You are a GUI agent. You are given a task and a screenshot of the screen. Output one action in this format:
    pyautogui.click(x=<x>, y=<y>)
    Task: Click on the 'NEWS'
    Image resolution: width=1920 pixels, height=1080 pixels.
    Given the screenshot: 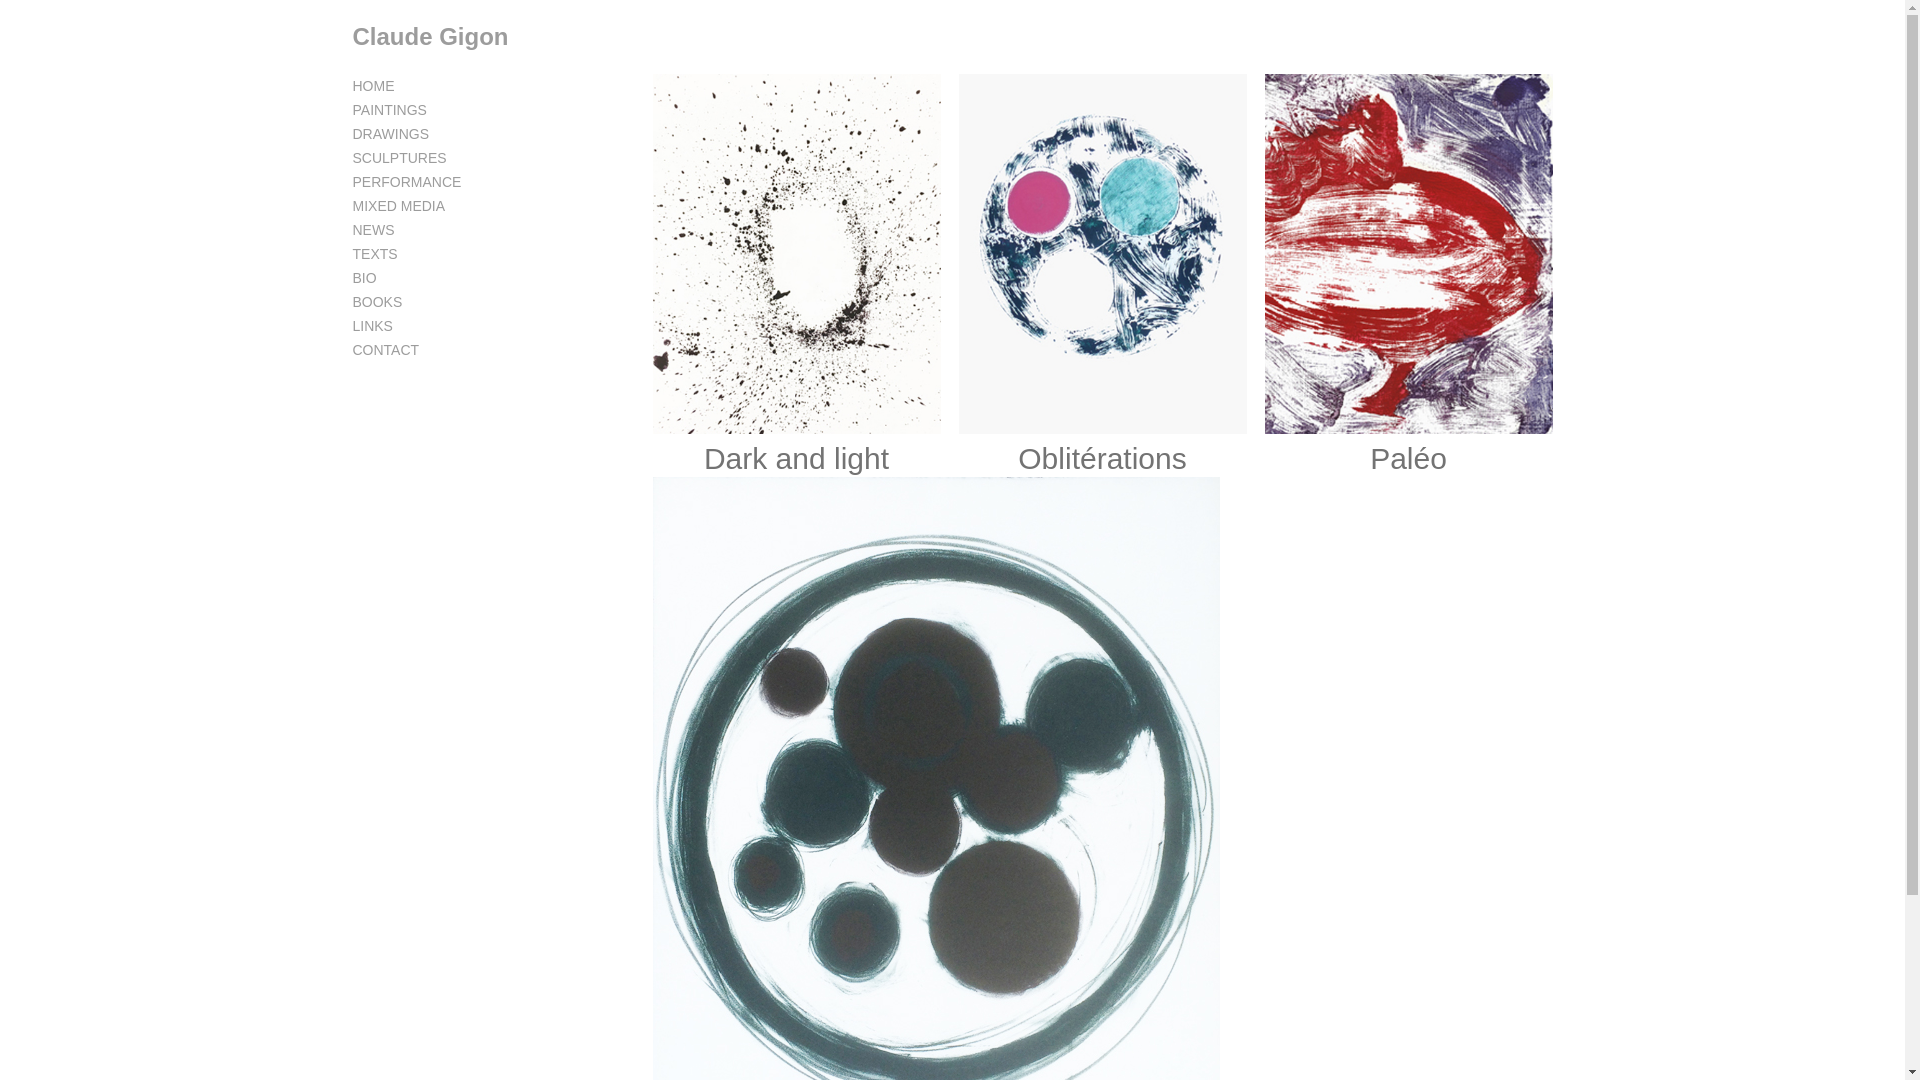 What is the action you would take?
    pyautogui.click(x=373, y=229)
    